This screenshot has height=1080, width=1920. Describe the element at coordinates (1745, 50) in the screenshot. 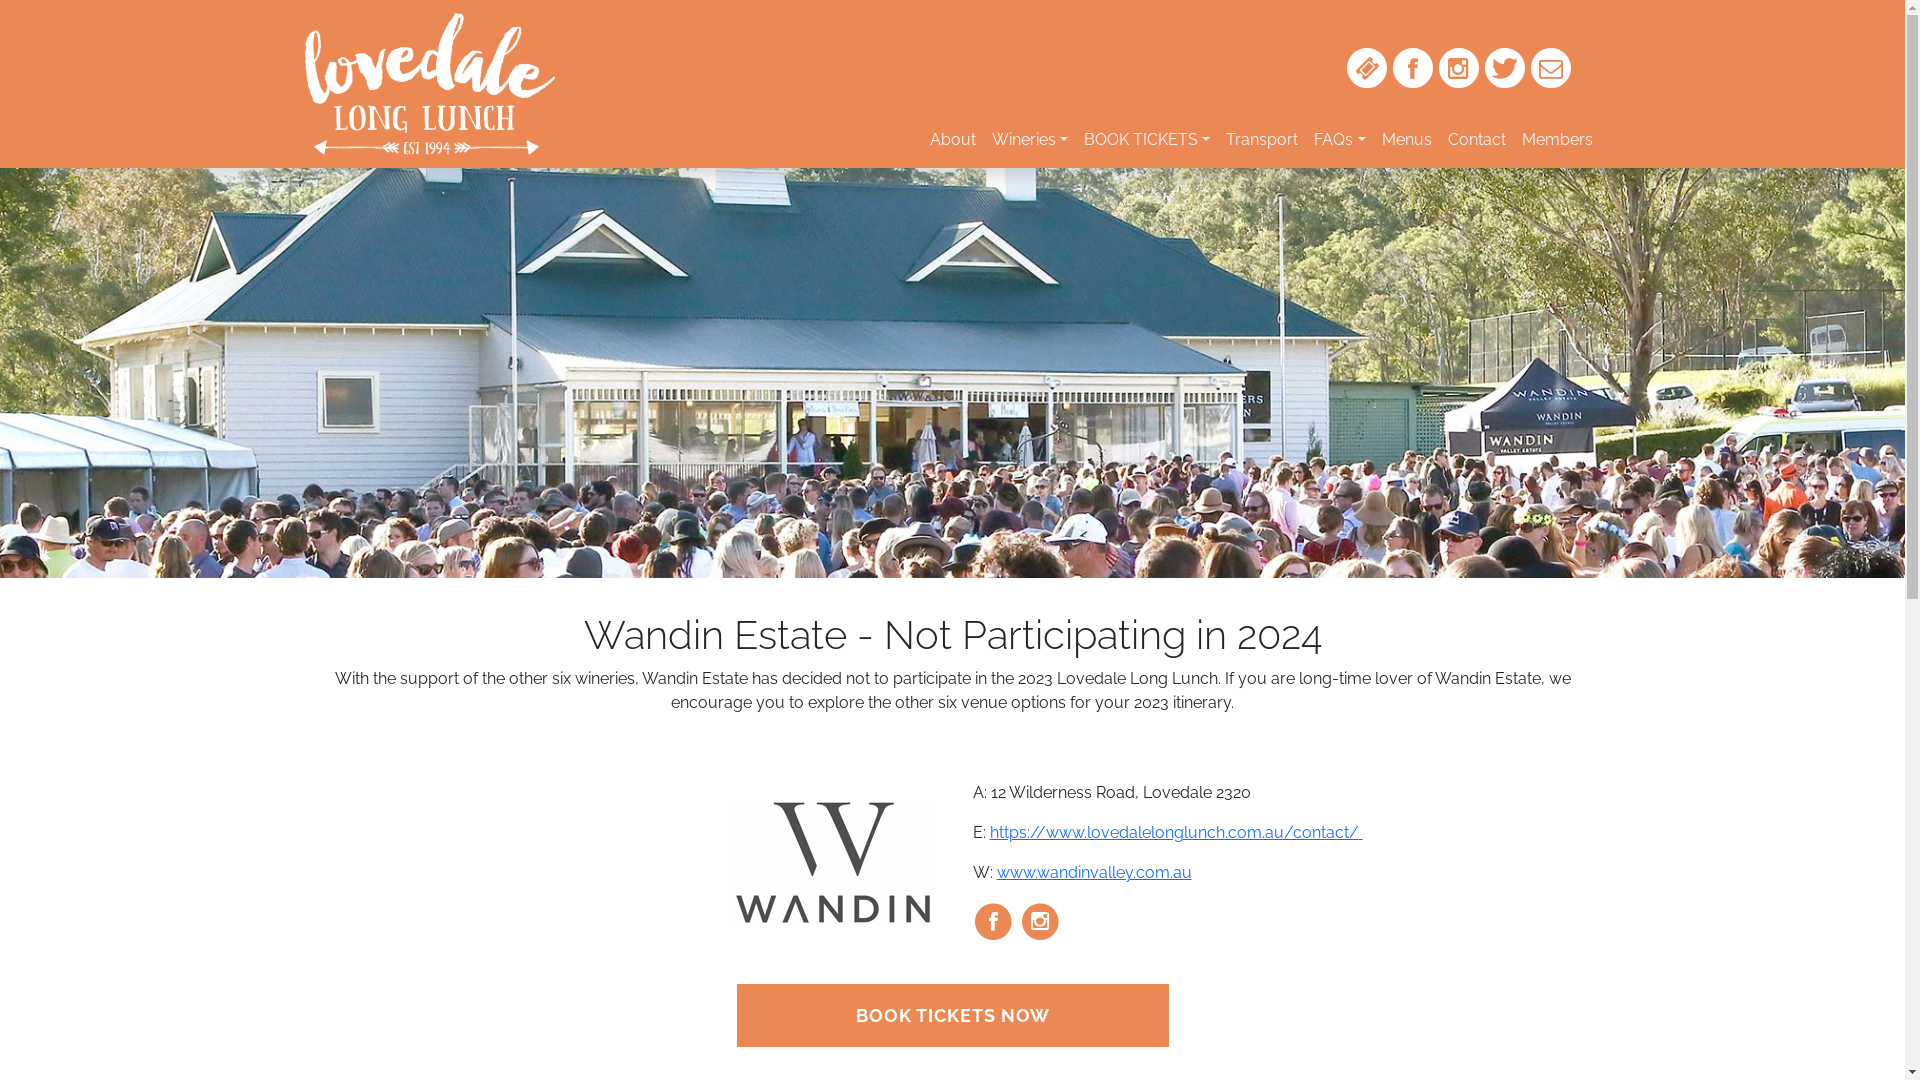

I see `'BACK'` at that location.